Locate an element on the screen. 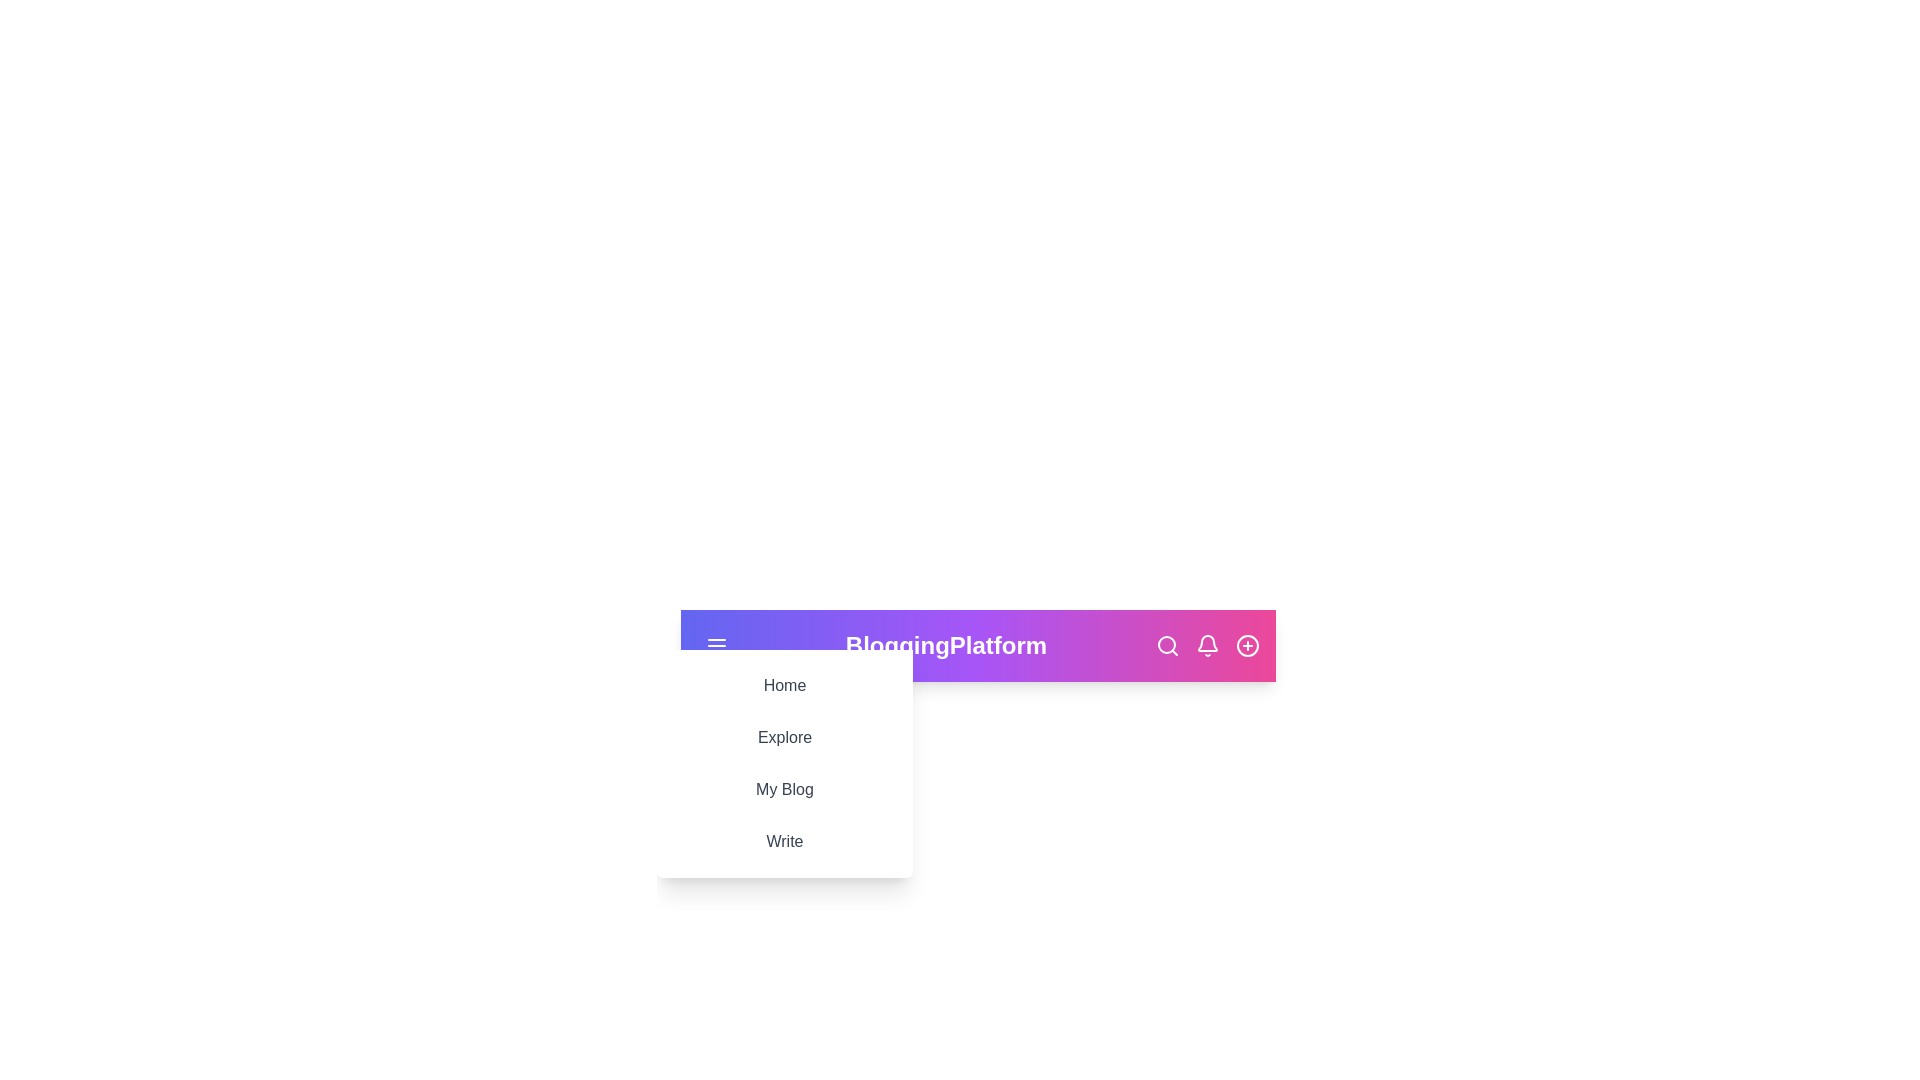  the menu button to toggle the sidebar menu is located at coordinates (716, 645).